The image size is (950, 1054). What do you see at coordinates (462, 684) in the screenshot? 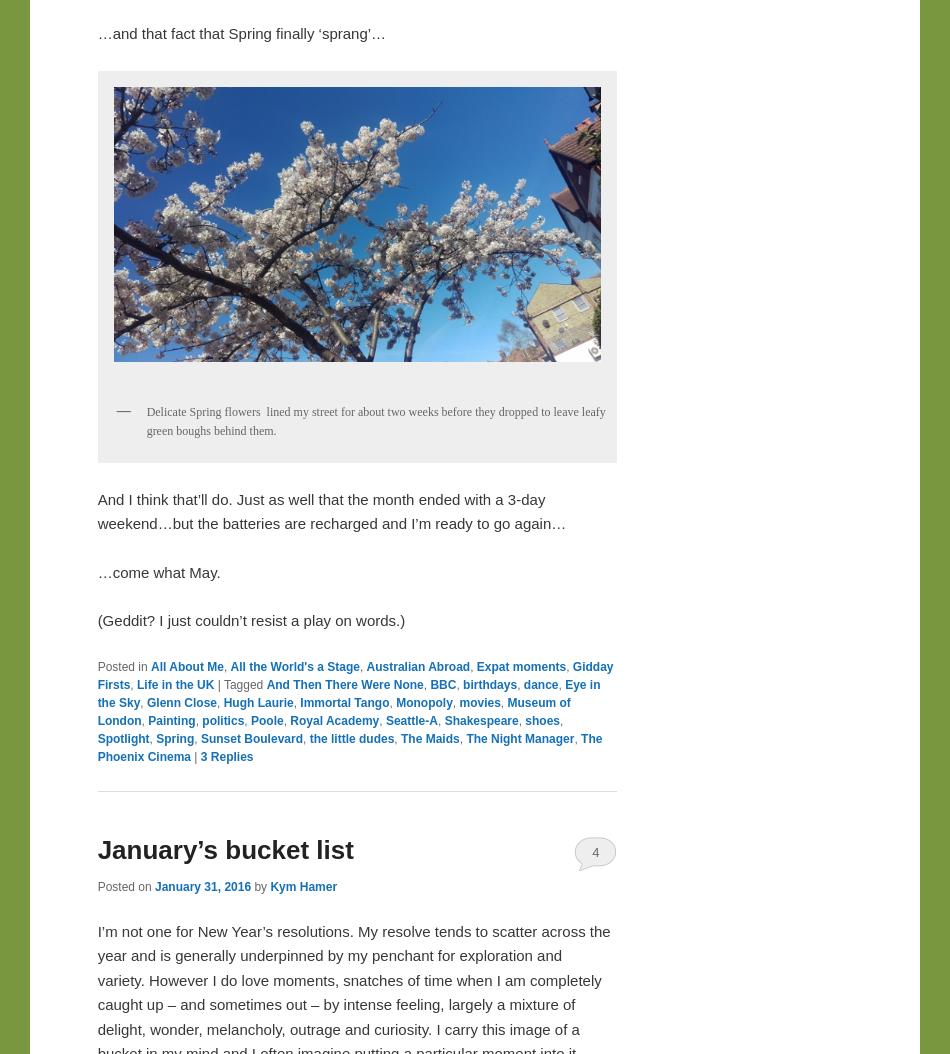
I see `'birthdays'` at bounding box center [462, 684].